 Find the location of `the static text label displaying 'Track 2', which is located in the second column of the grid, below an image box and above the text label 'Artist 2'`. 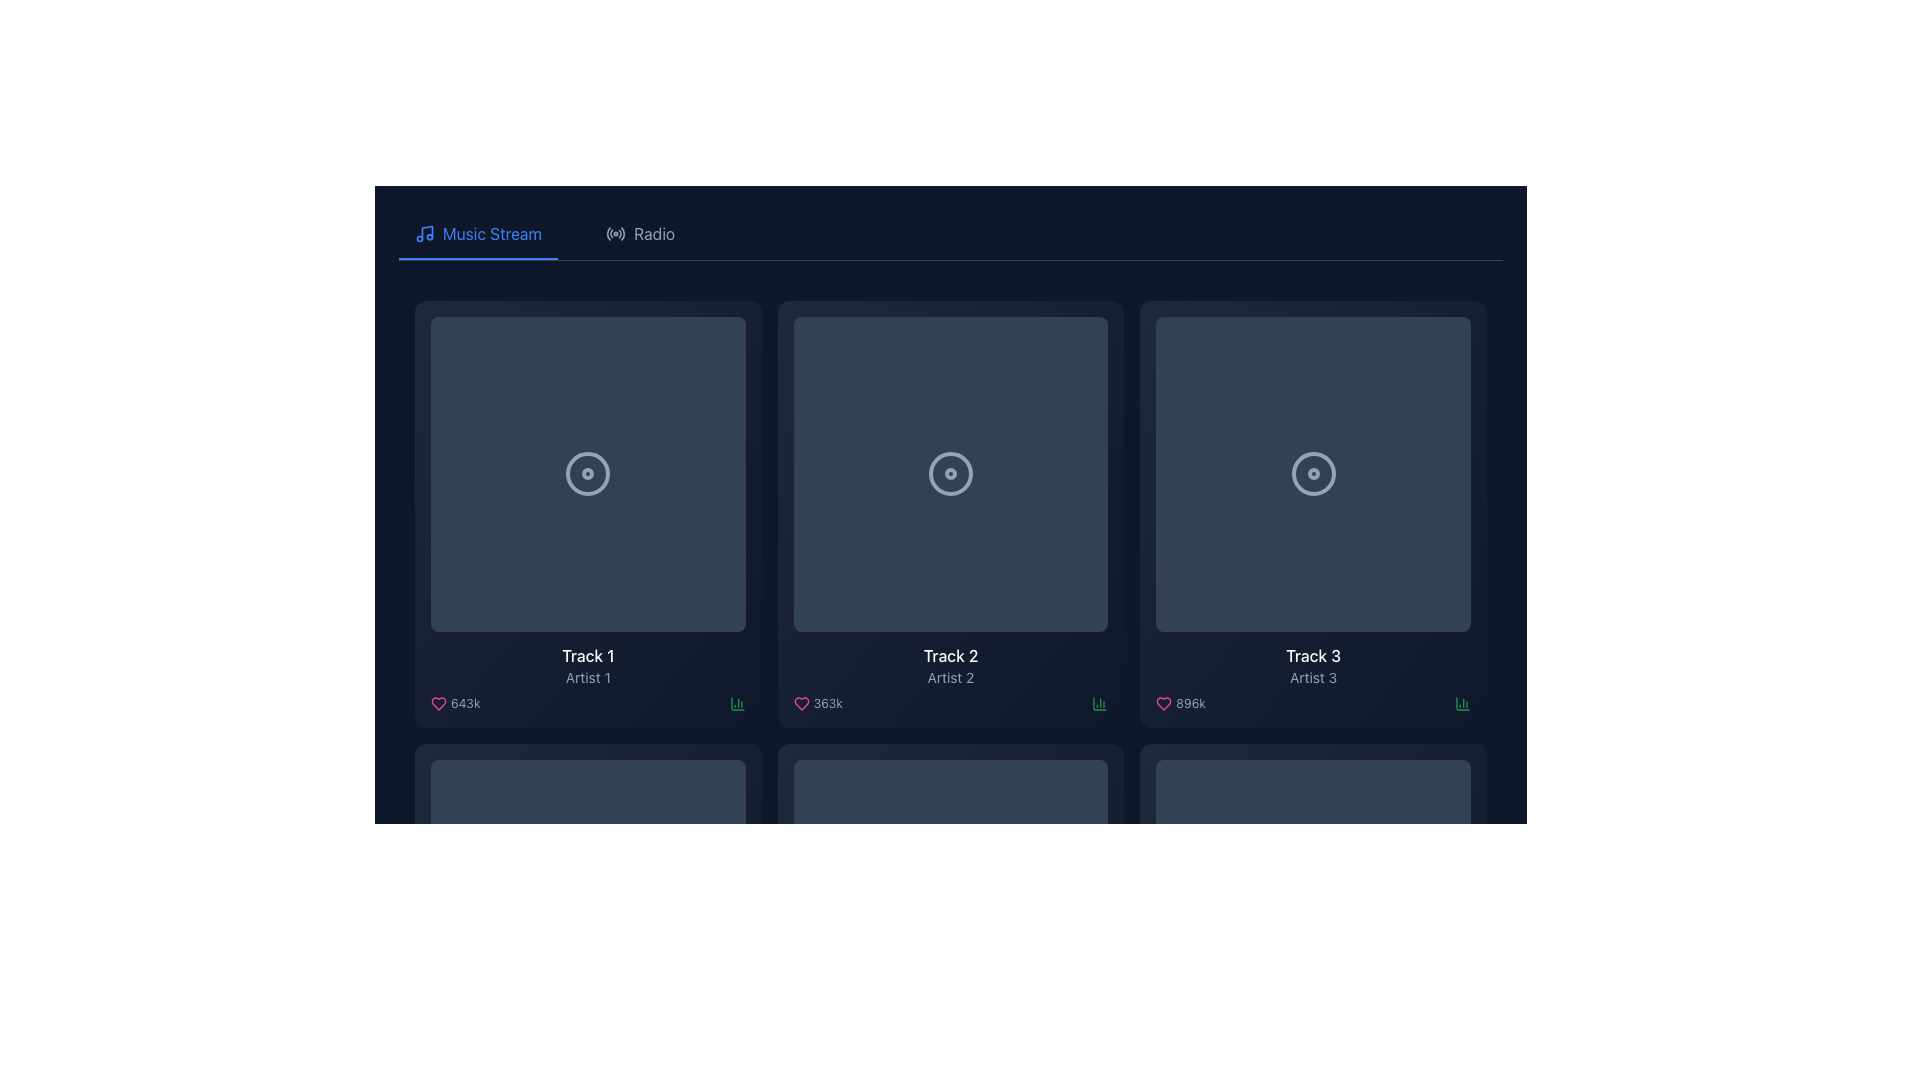

the static text label displaying 'Track 2', which is located in the second column of the grid, below an image box and above the text label 'Artist 2' is located at coordinates (949, 655).